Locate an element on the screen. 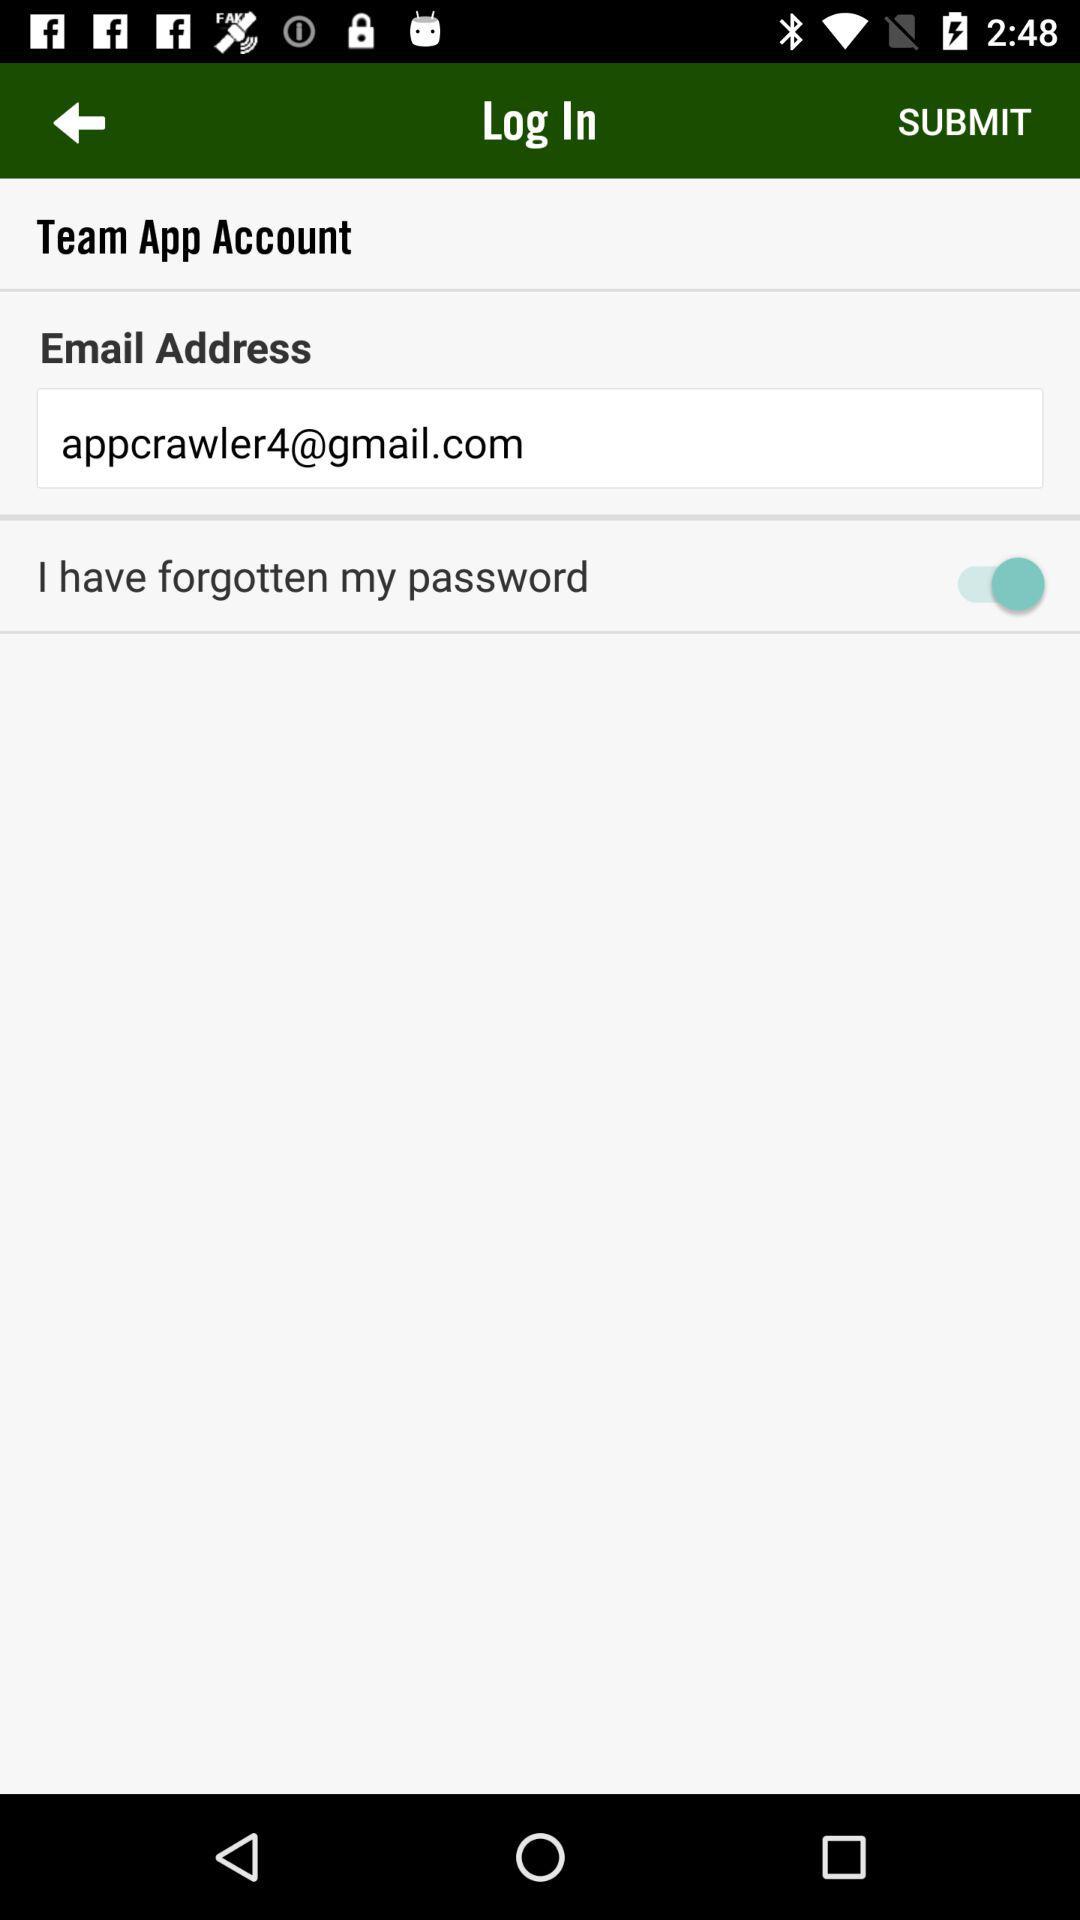 The image size is (1080, 1920). the icon above appcrawler4@gmail.com is located at coordinates (540, 346).